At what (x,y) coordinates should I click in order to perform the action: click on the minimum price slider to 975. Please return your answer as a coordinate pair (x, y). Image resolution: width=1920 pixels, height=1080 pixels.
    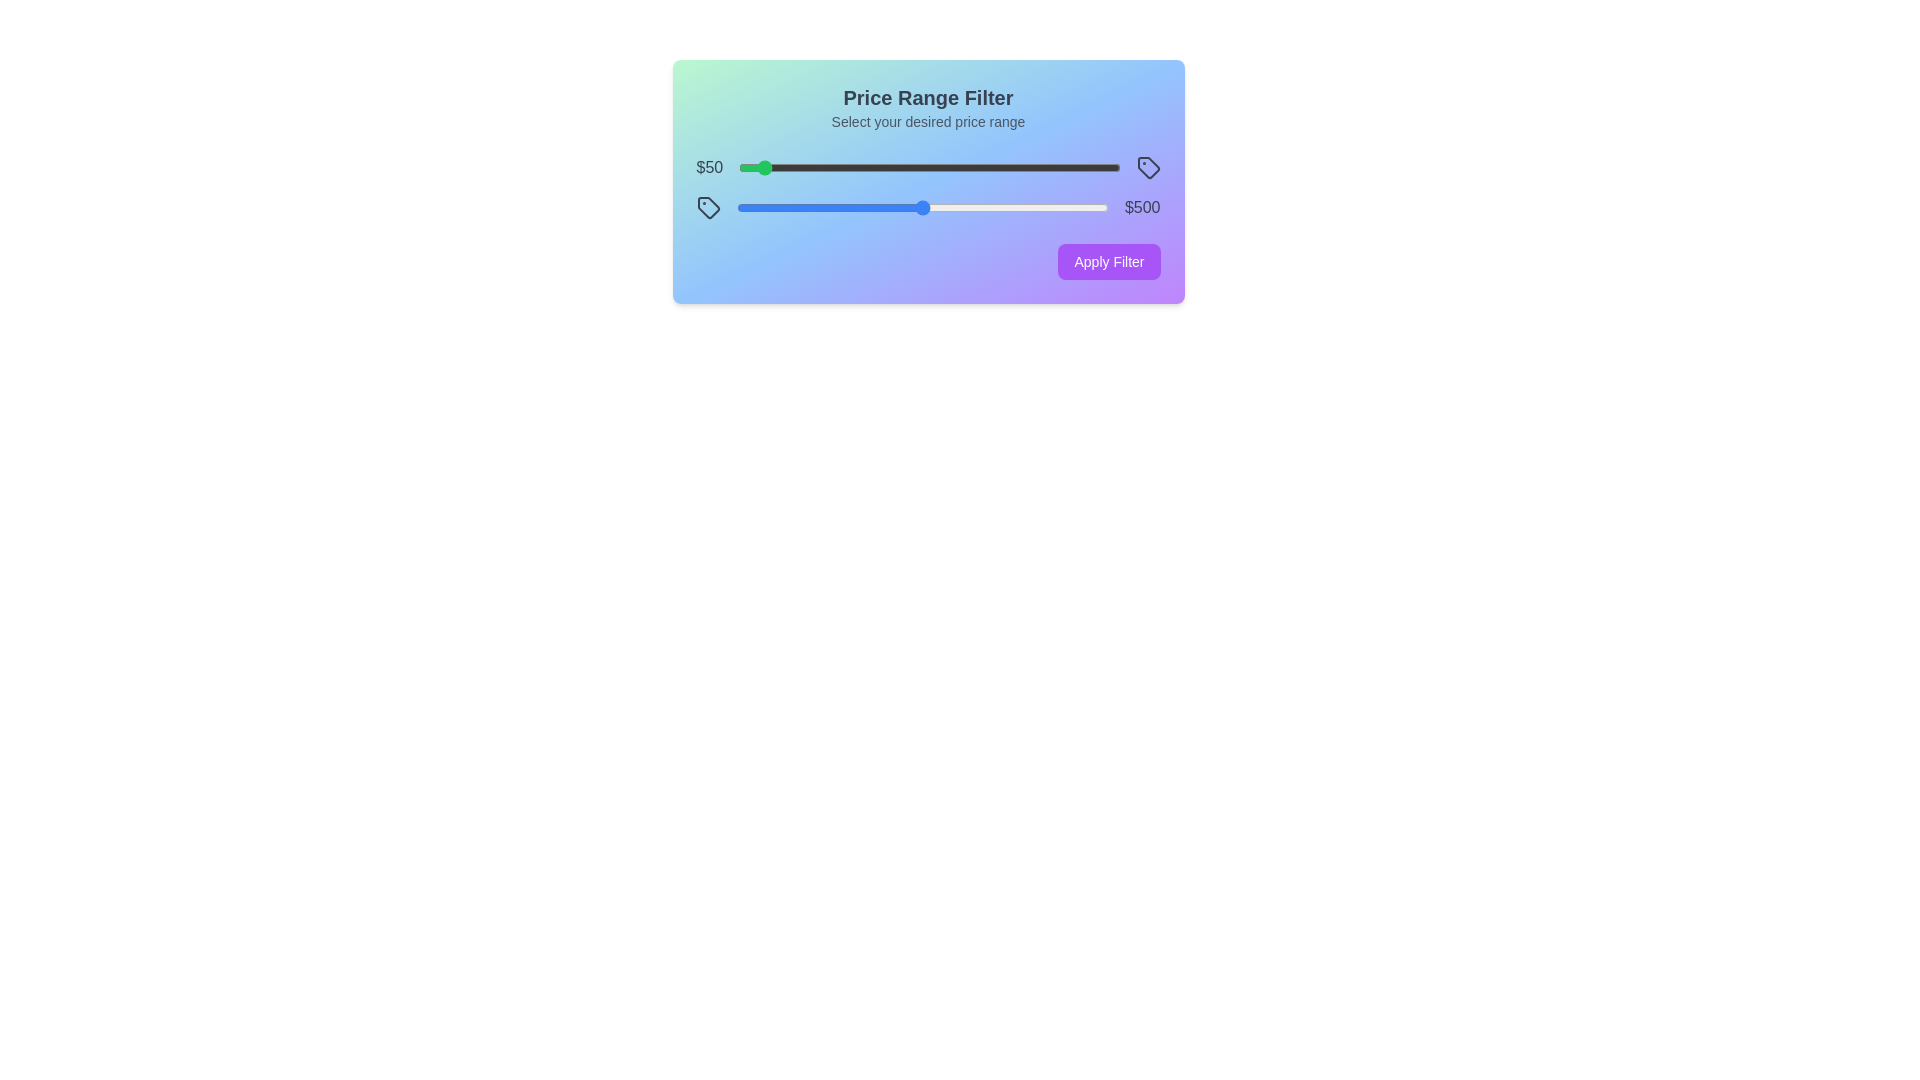
    Looking at the image, I should click on (1109, 167).